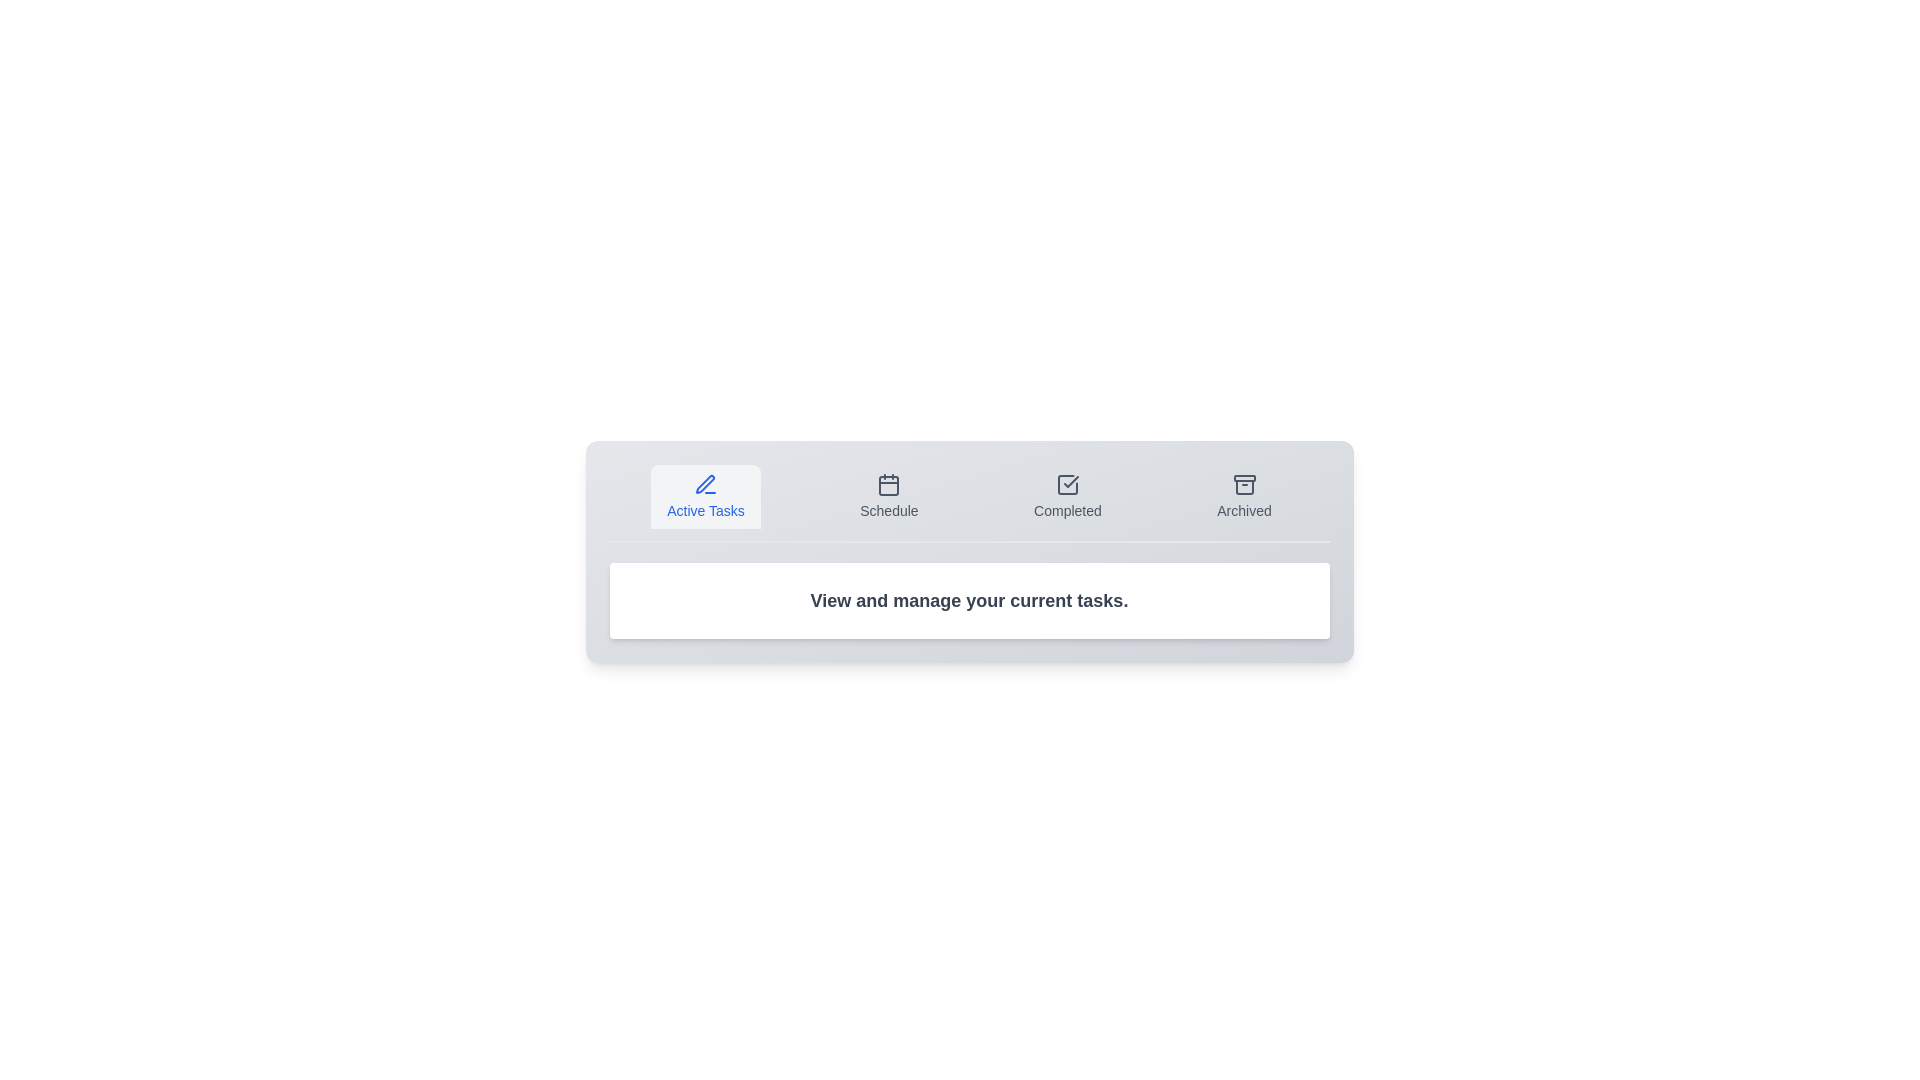 The height and width of the screenshot is (1080, 1920). I want to click on the tab labeled Archived, so click(1243, 496).